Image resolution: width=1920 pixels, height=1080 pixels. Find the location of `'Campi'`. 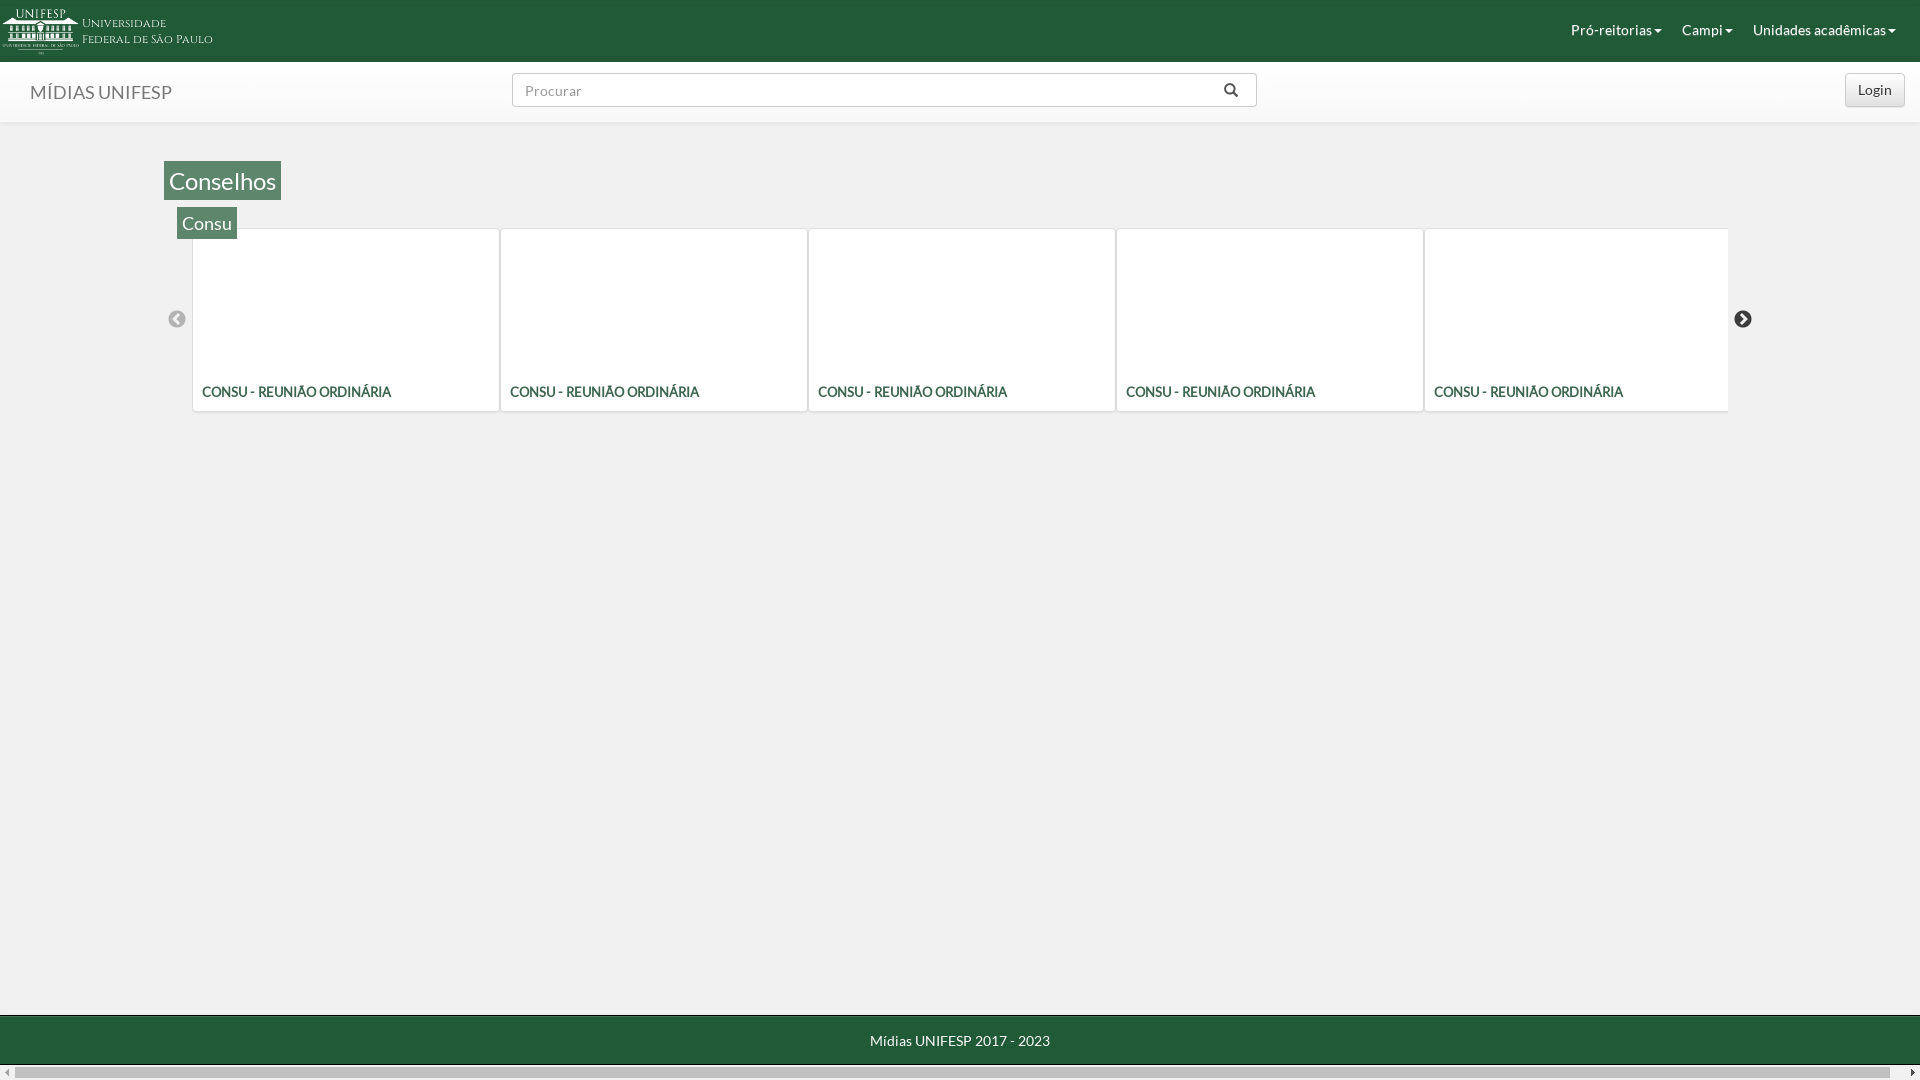

'Campi' is located at coordinates (1706, 30).